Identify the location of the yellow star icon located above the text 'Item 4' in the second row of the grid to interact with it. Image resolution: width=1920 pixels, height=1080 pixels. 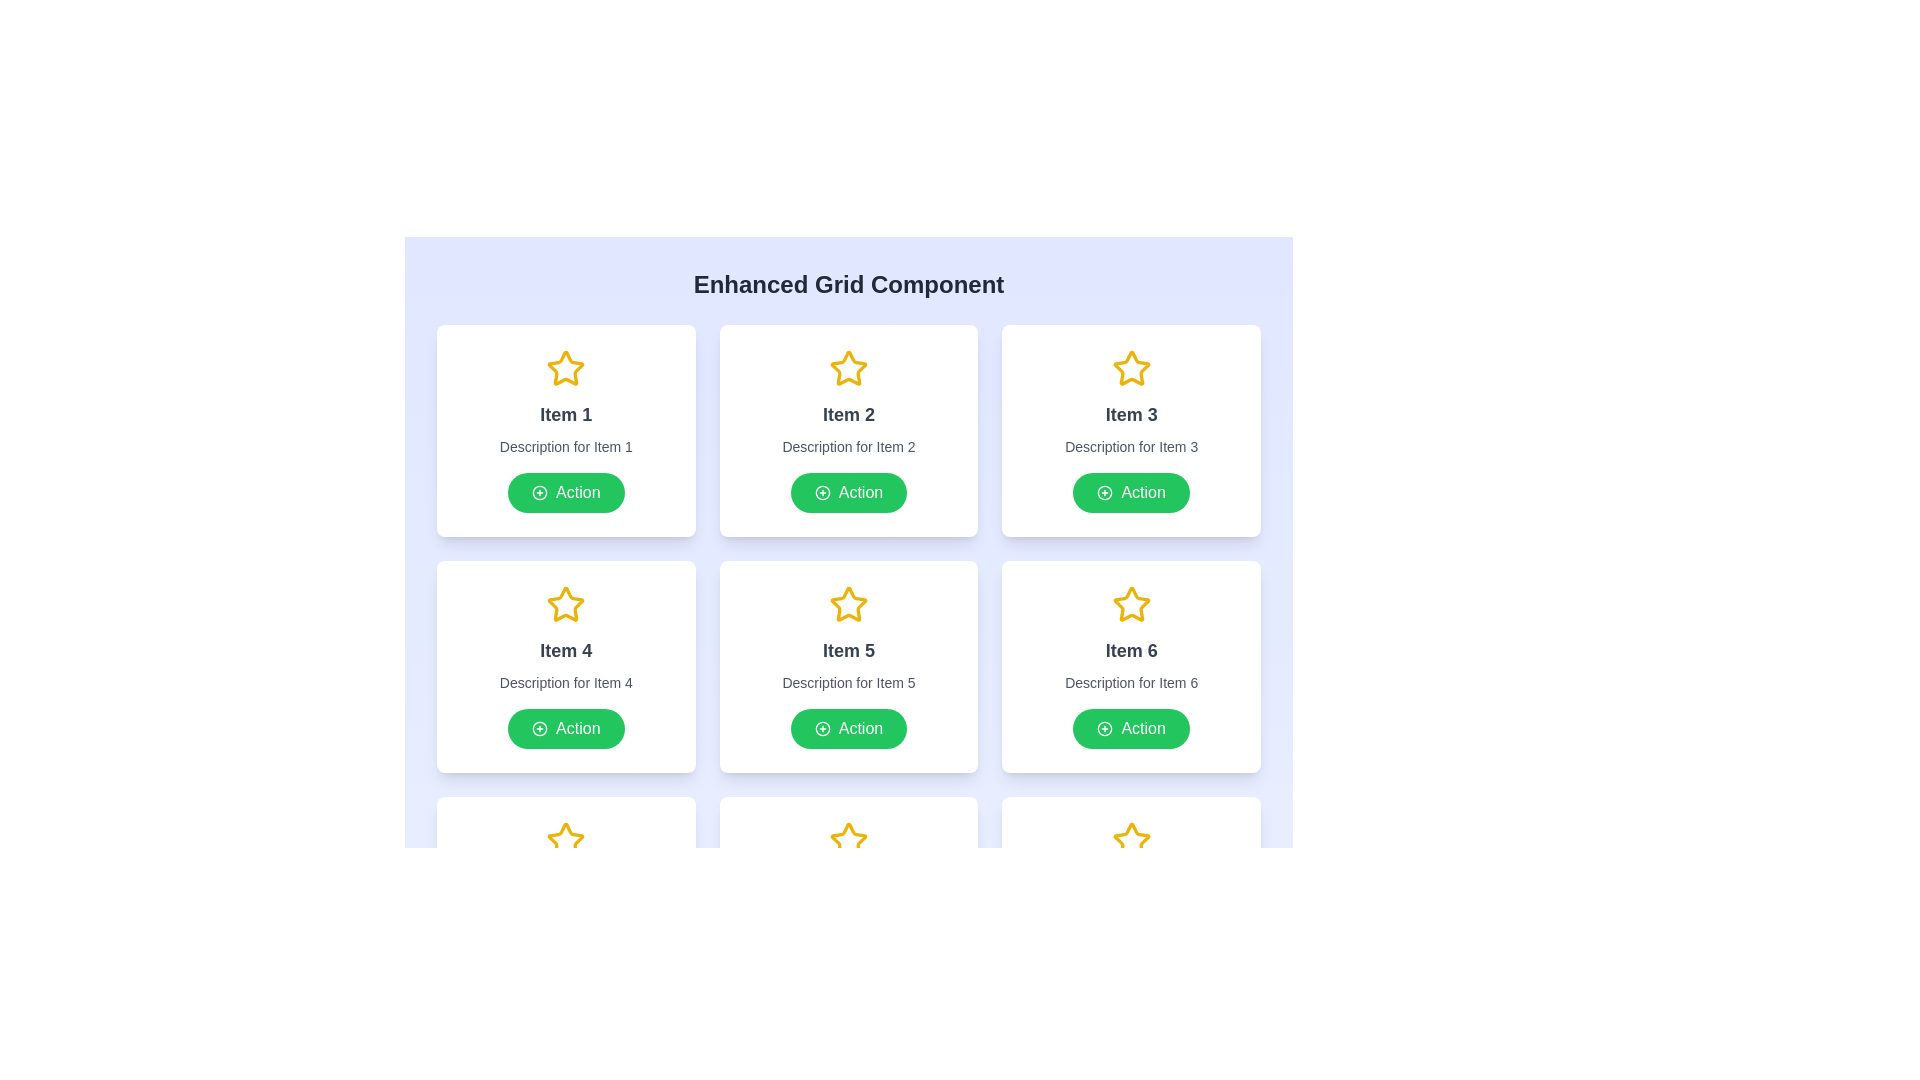
(565, 603).